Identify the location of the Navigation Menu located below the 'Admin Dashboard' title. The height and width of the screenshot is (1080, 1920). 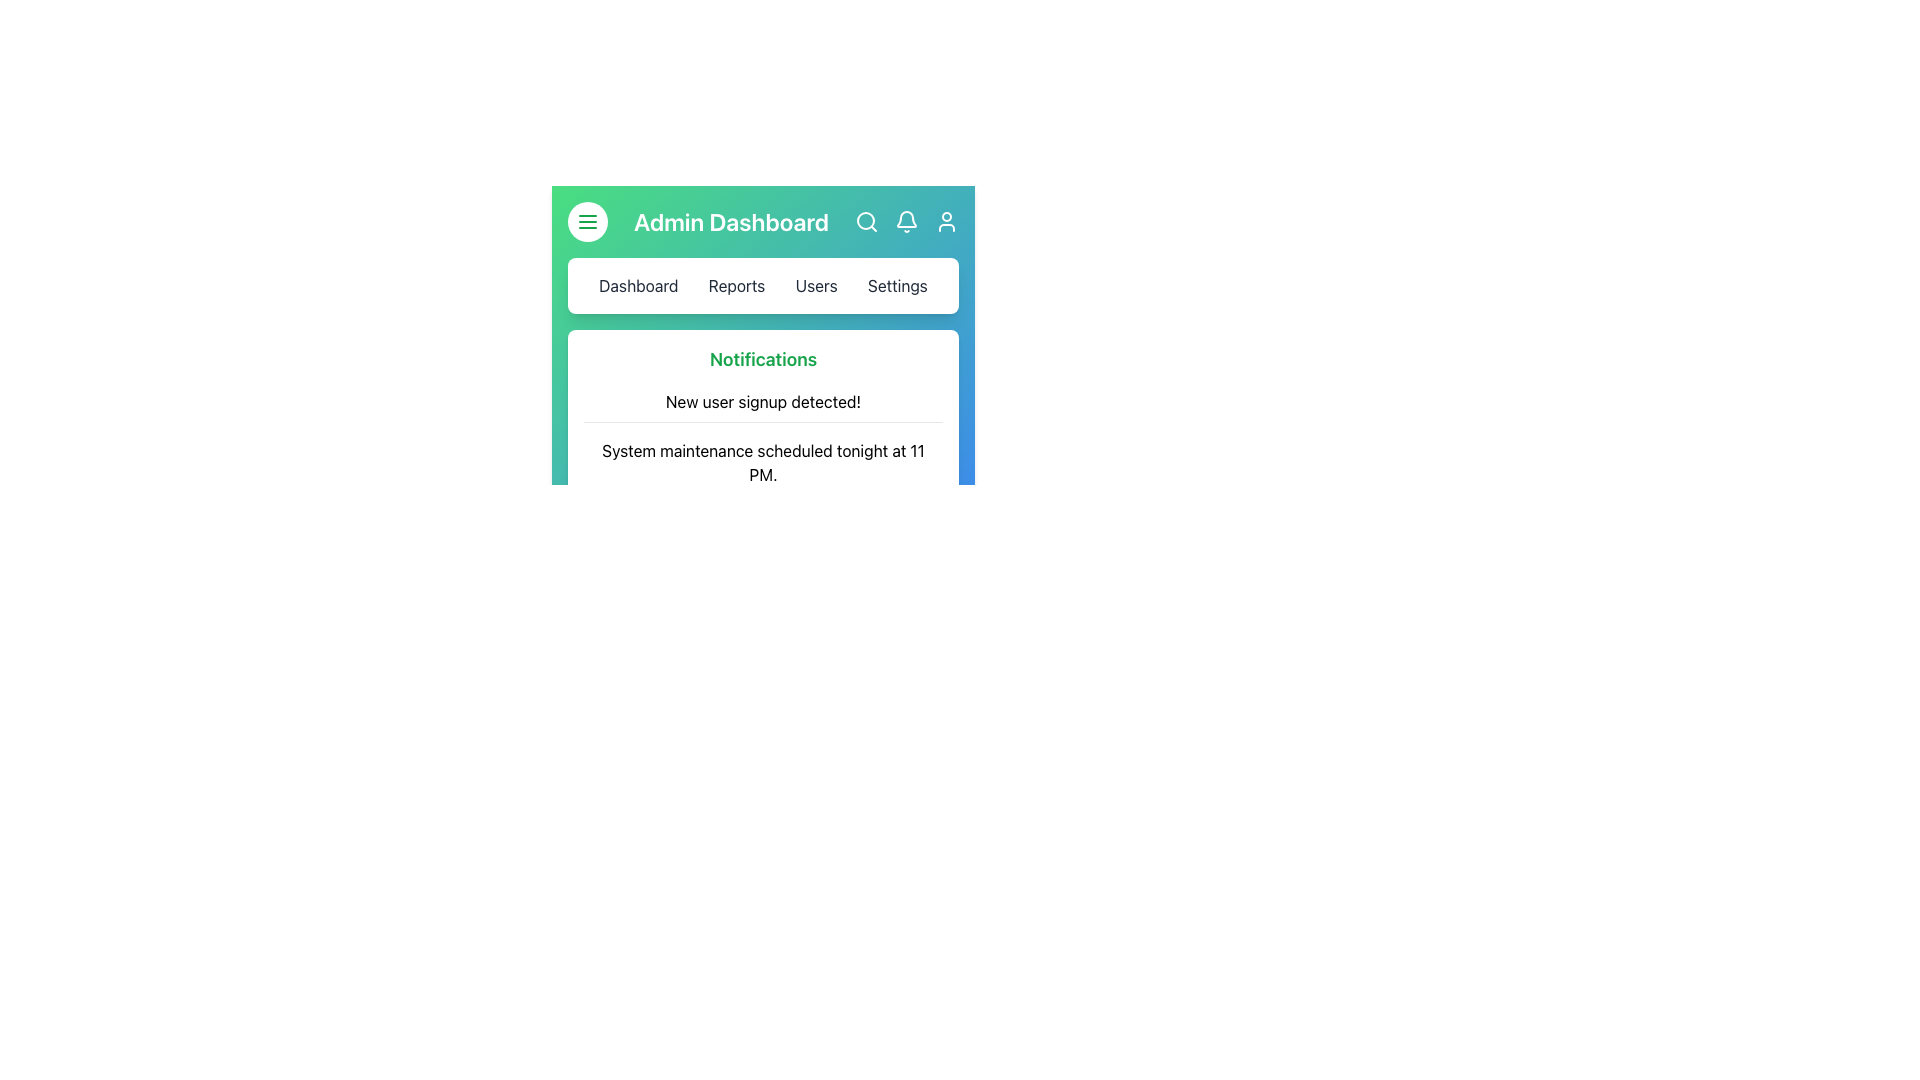
(762, 285).